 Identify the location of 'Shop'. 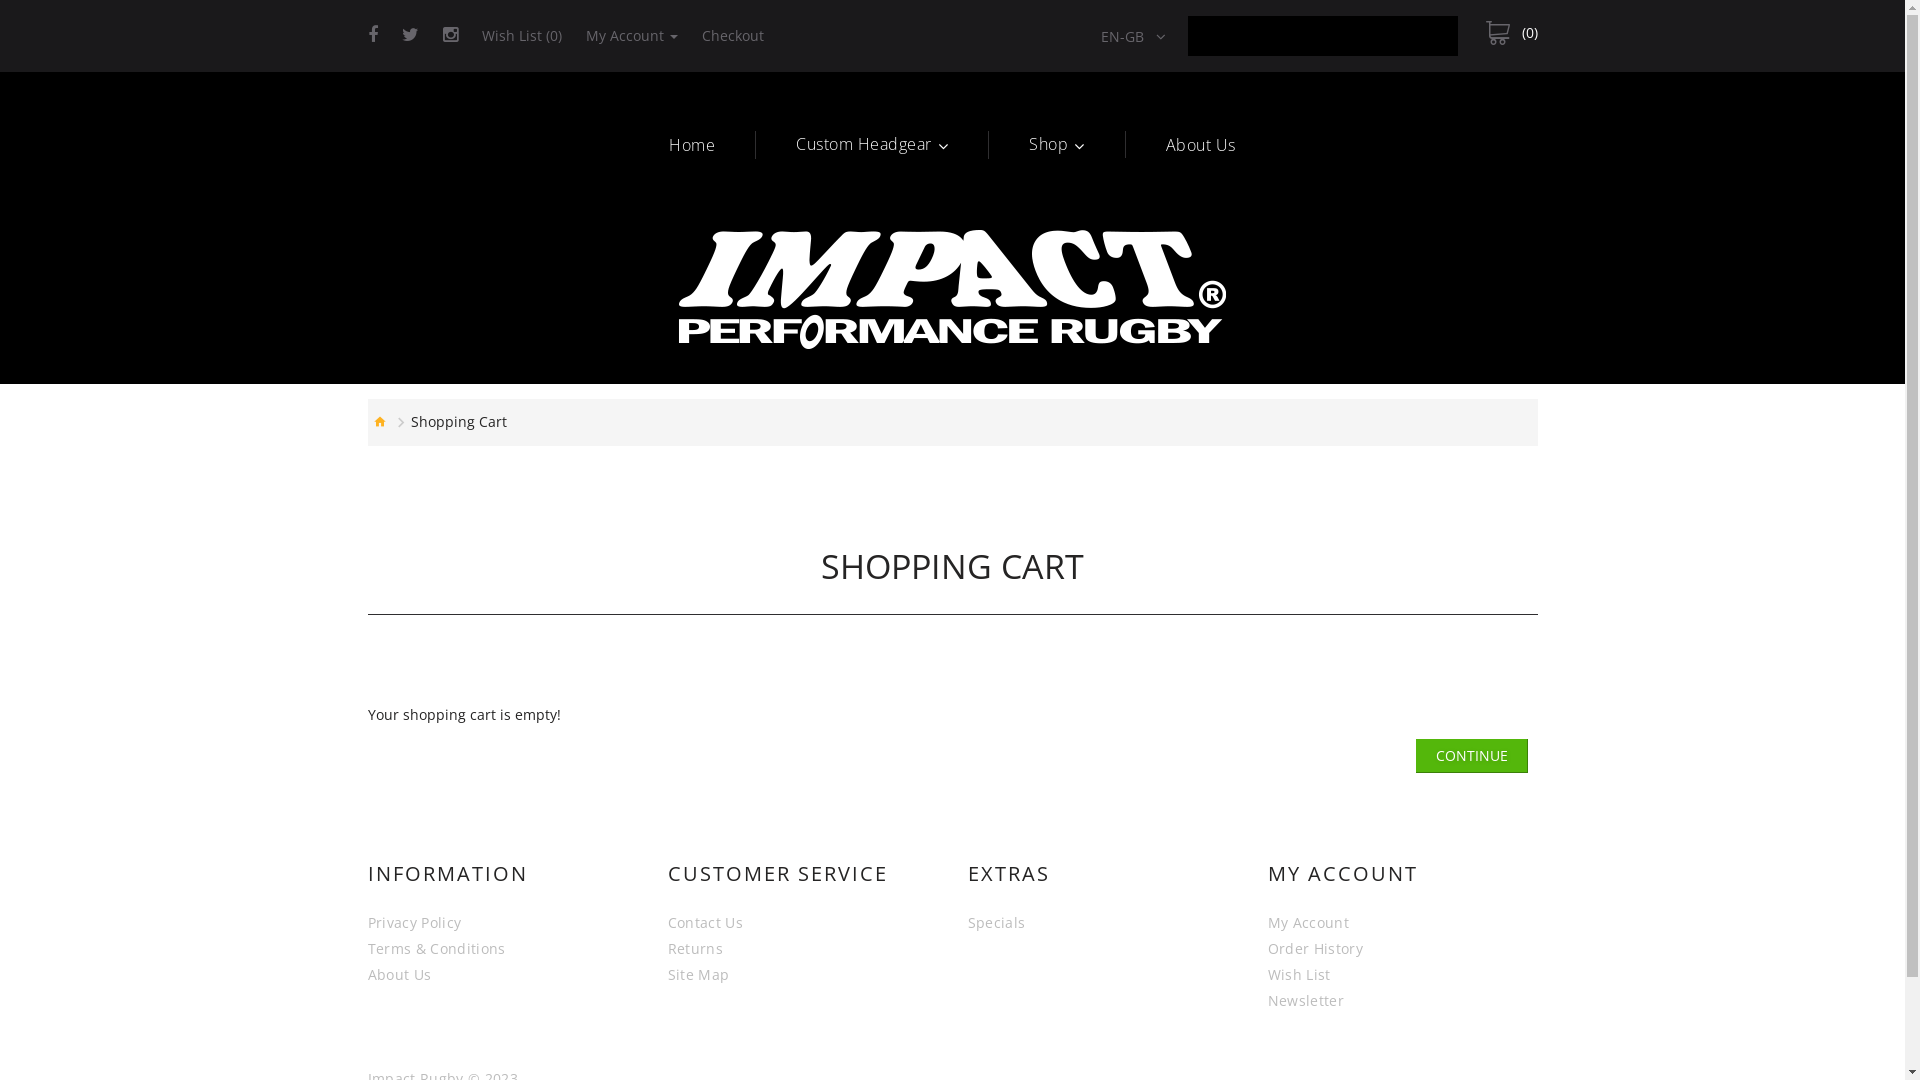
(1028, 144).